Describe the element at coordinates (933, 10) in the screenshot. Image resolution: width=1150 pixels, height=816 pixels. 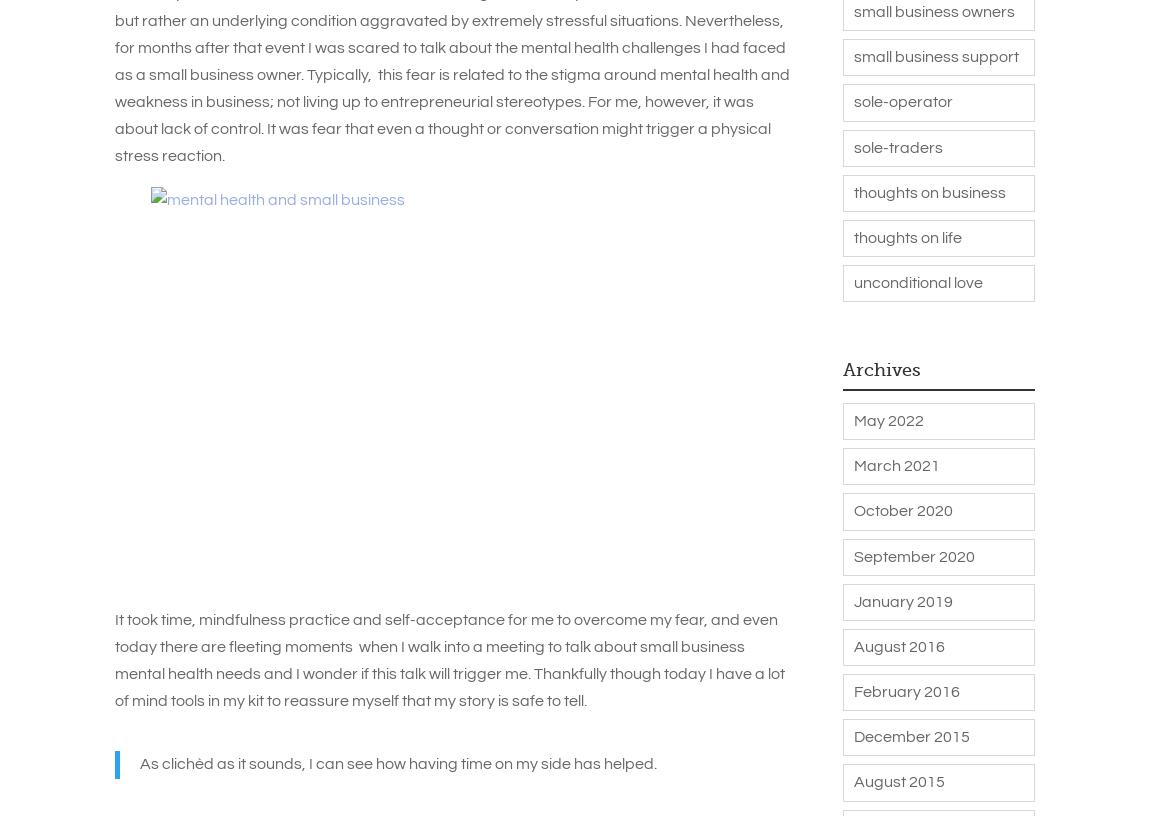
I see `'small business owners'` at that location.